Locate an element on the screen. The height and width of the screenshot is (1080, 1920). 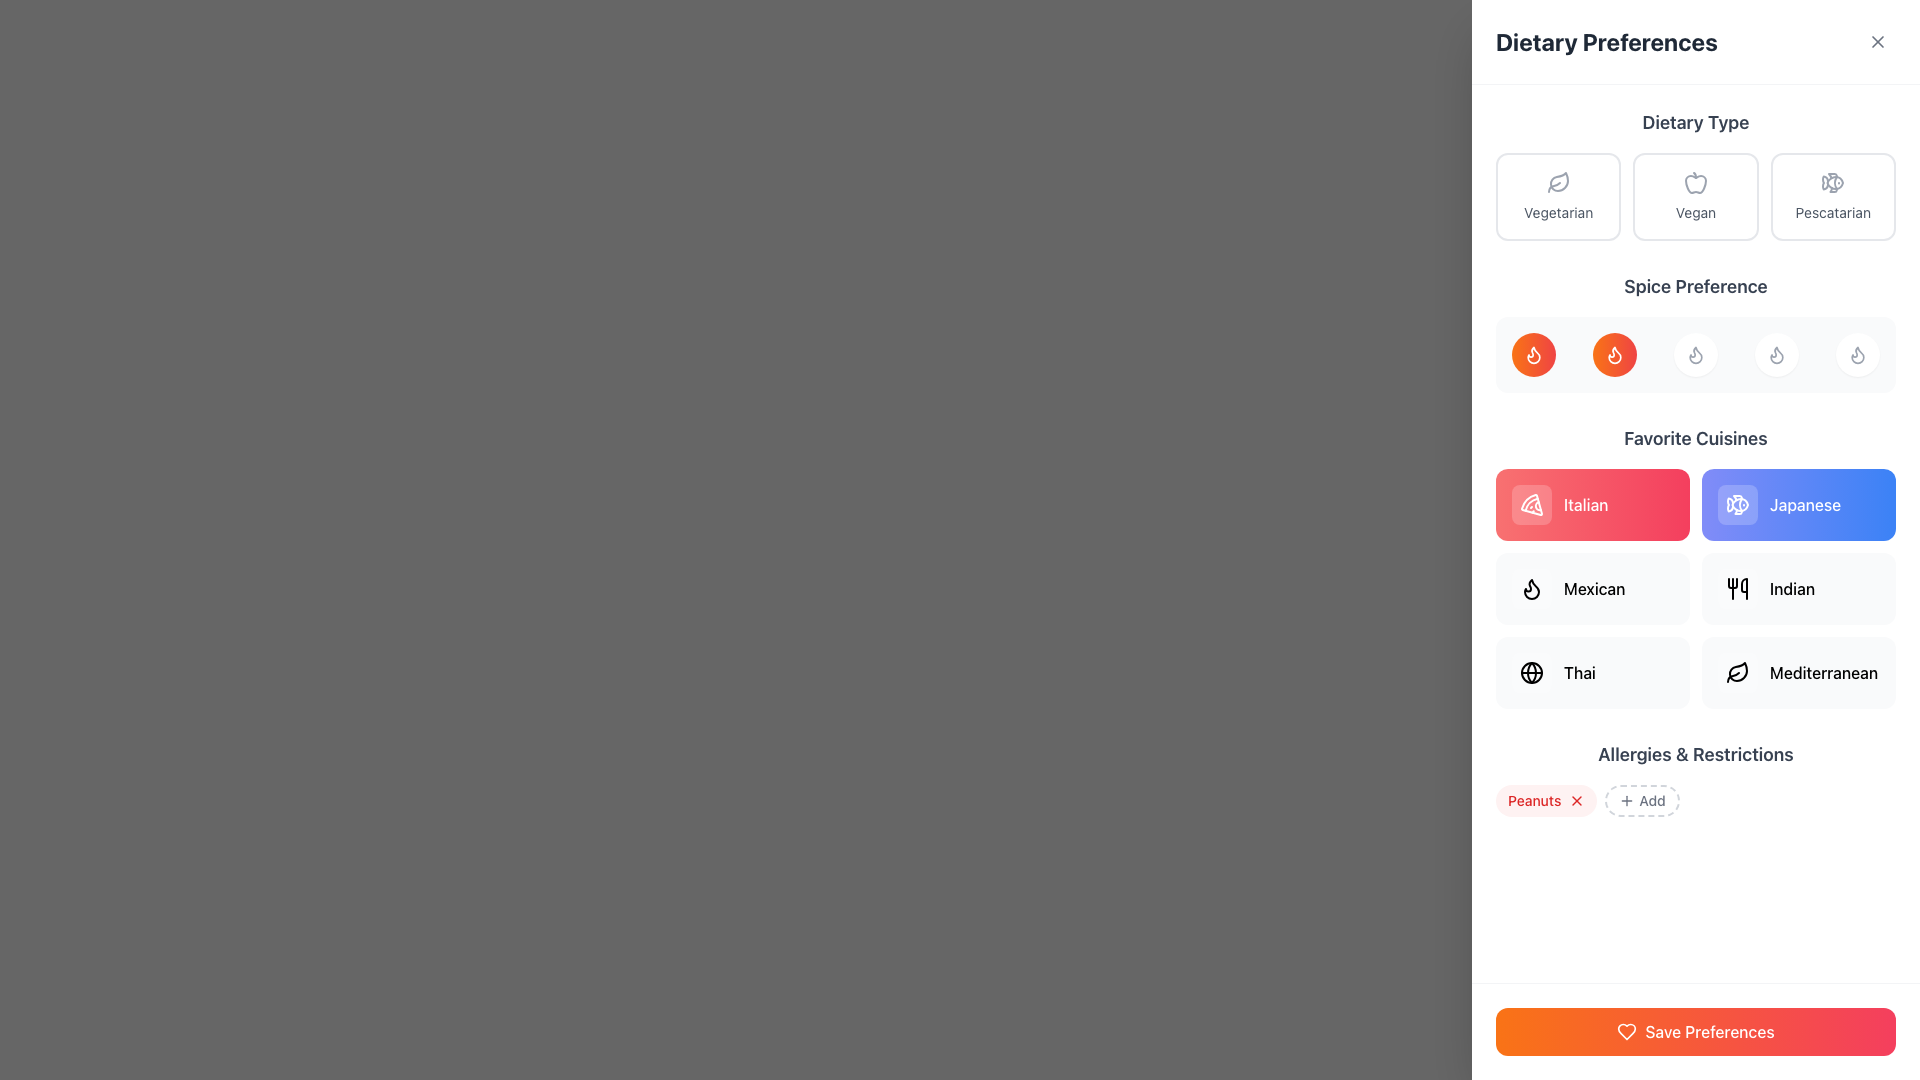
the fish icon representing the 'Pescatarian' choice in the 'Dietary Type' section, which is the third button in the row of buttons is located at coordinates (1835, 182).